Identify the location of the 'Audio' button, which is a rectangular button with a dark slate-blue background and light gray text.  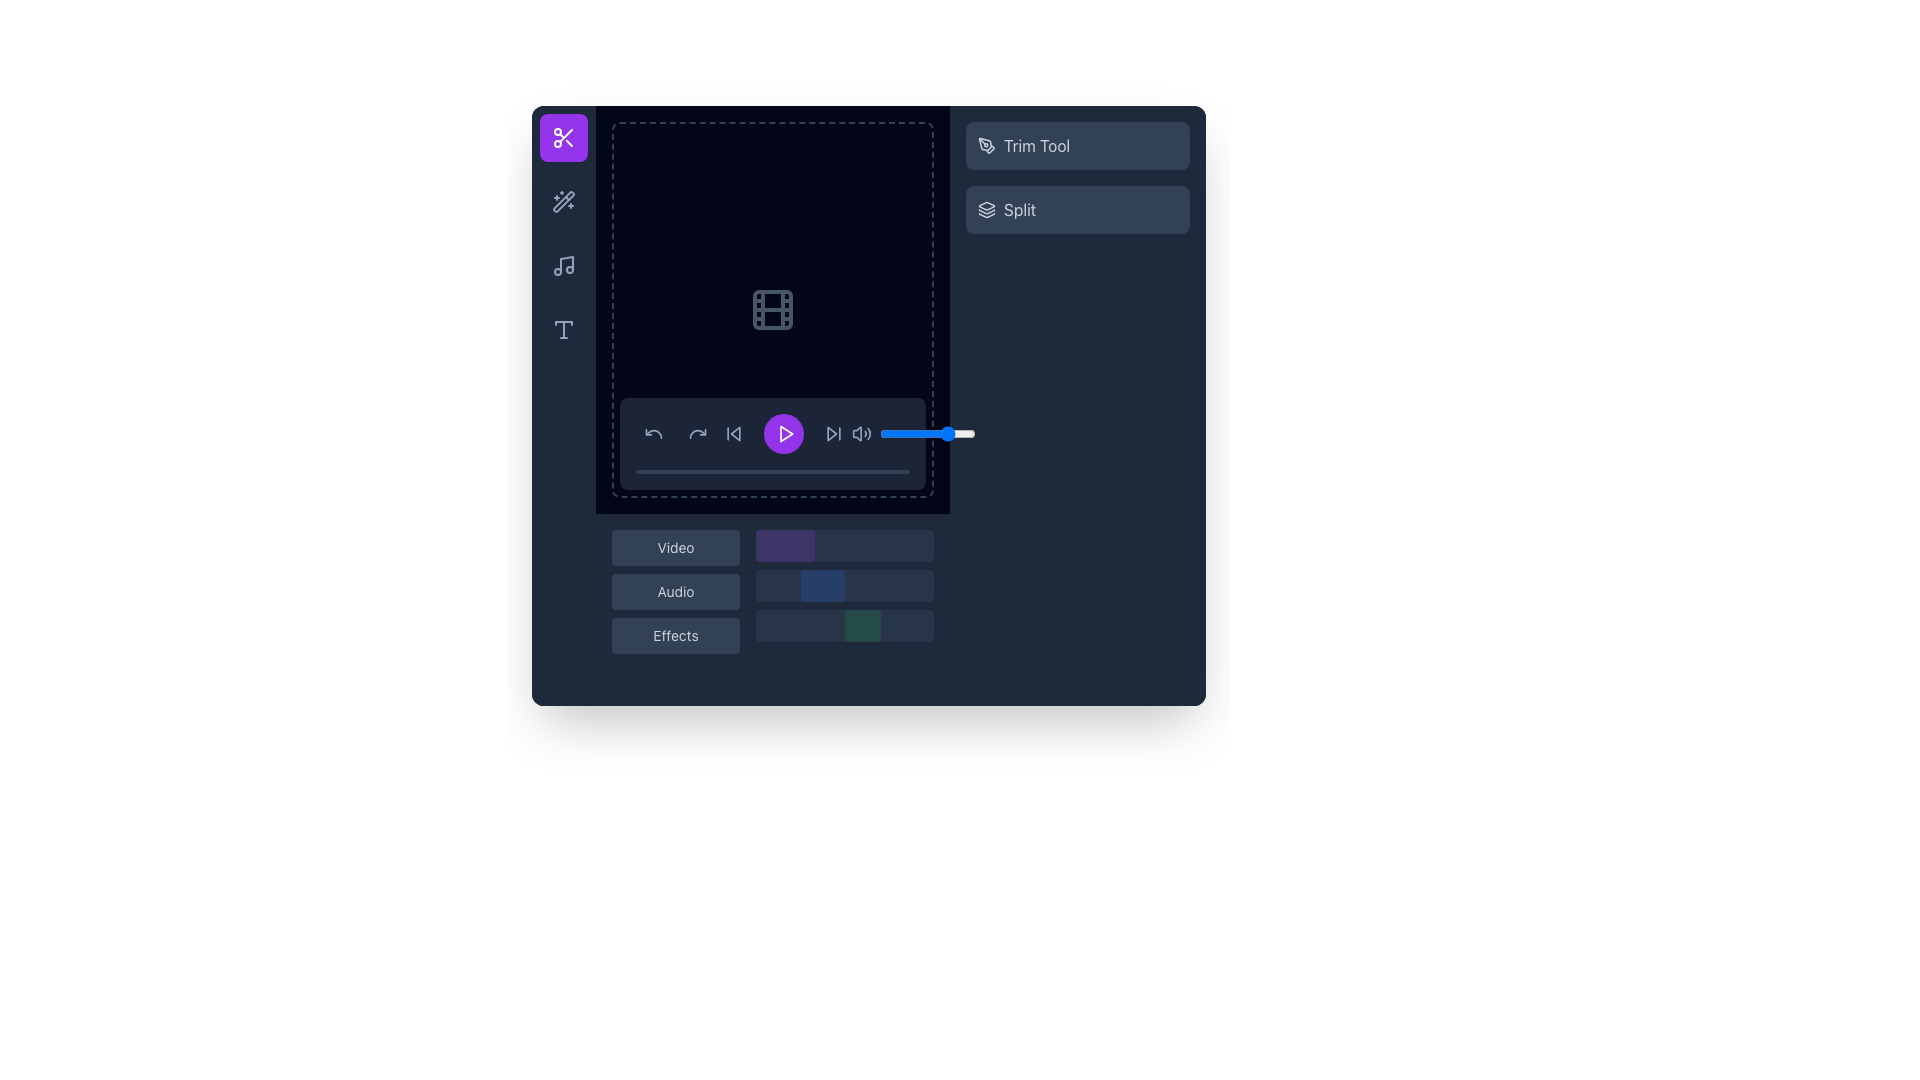
(676, 590).